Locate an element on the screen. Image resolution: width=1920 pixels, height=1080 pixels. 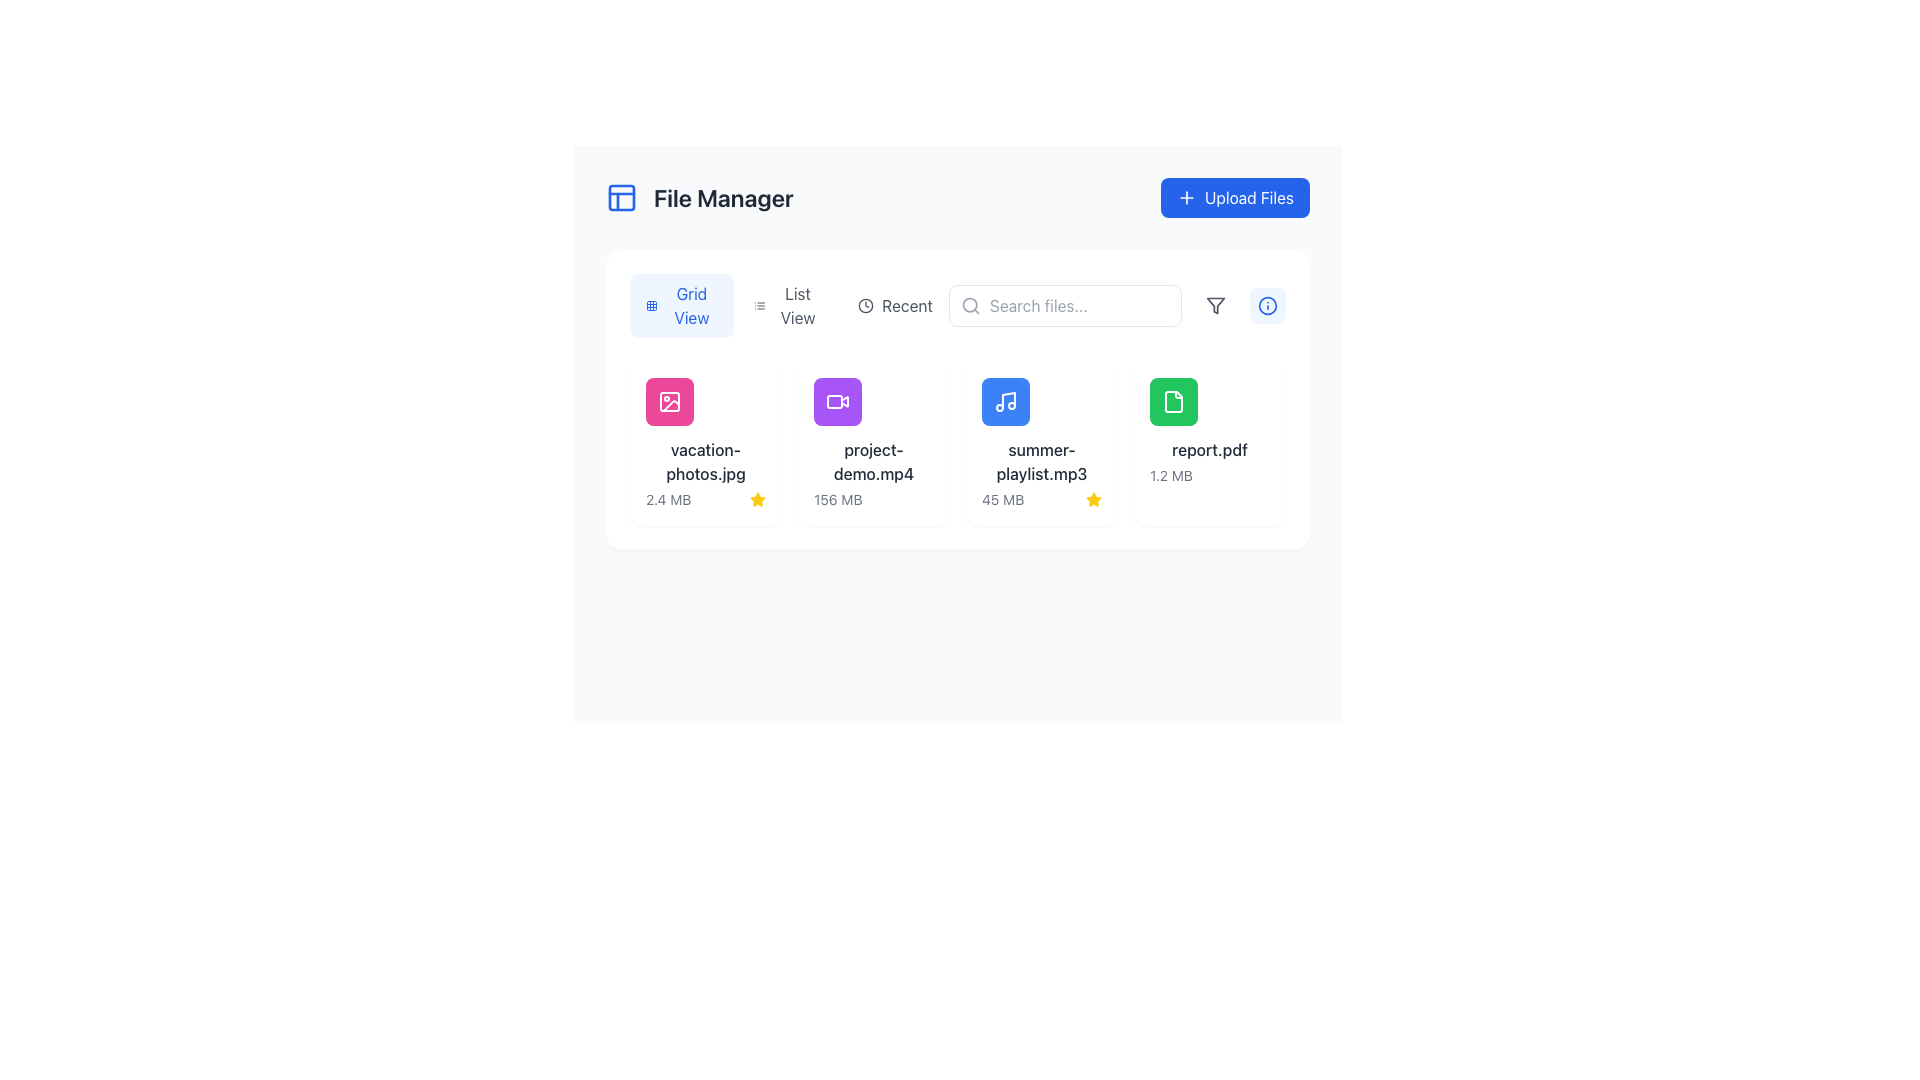
the document file icon named 'report.pdf', which is the fourth item in the file manager grid layout, located below the 'Upload Files' button is located at coordinates (1174, 401).